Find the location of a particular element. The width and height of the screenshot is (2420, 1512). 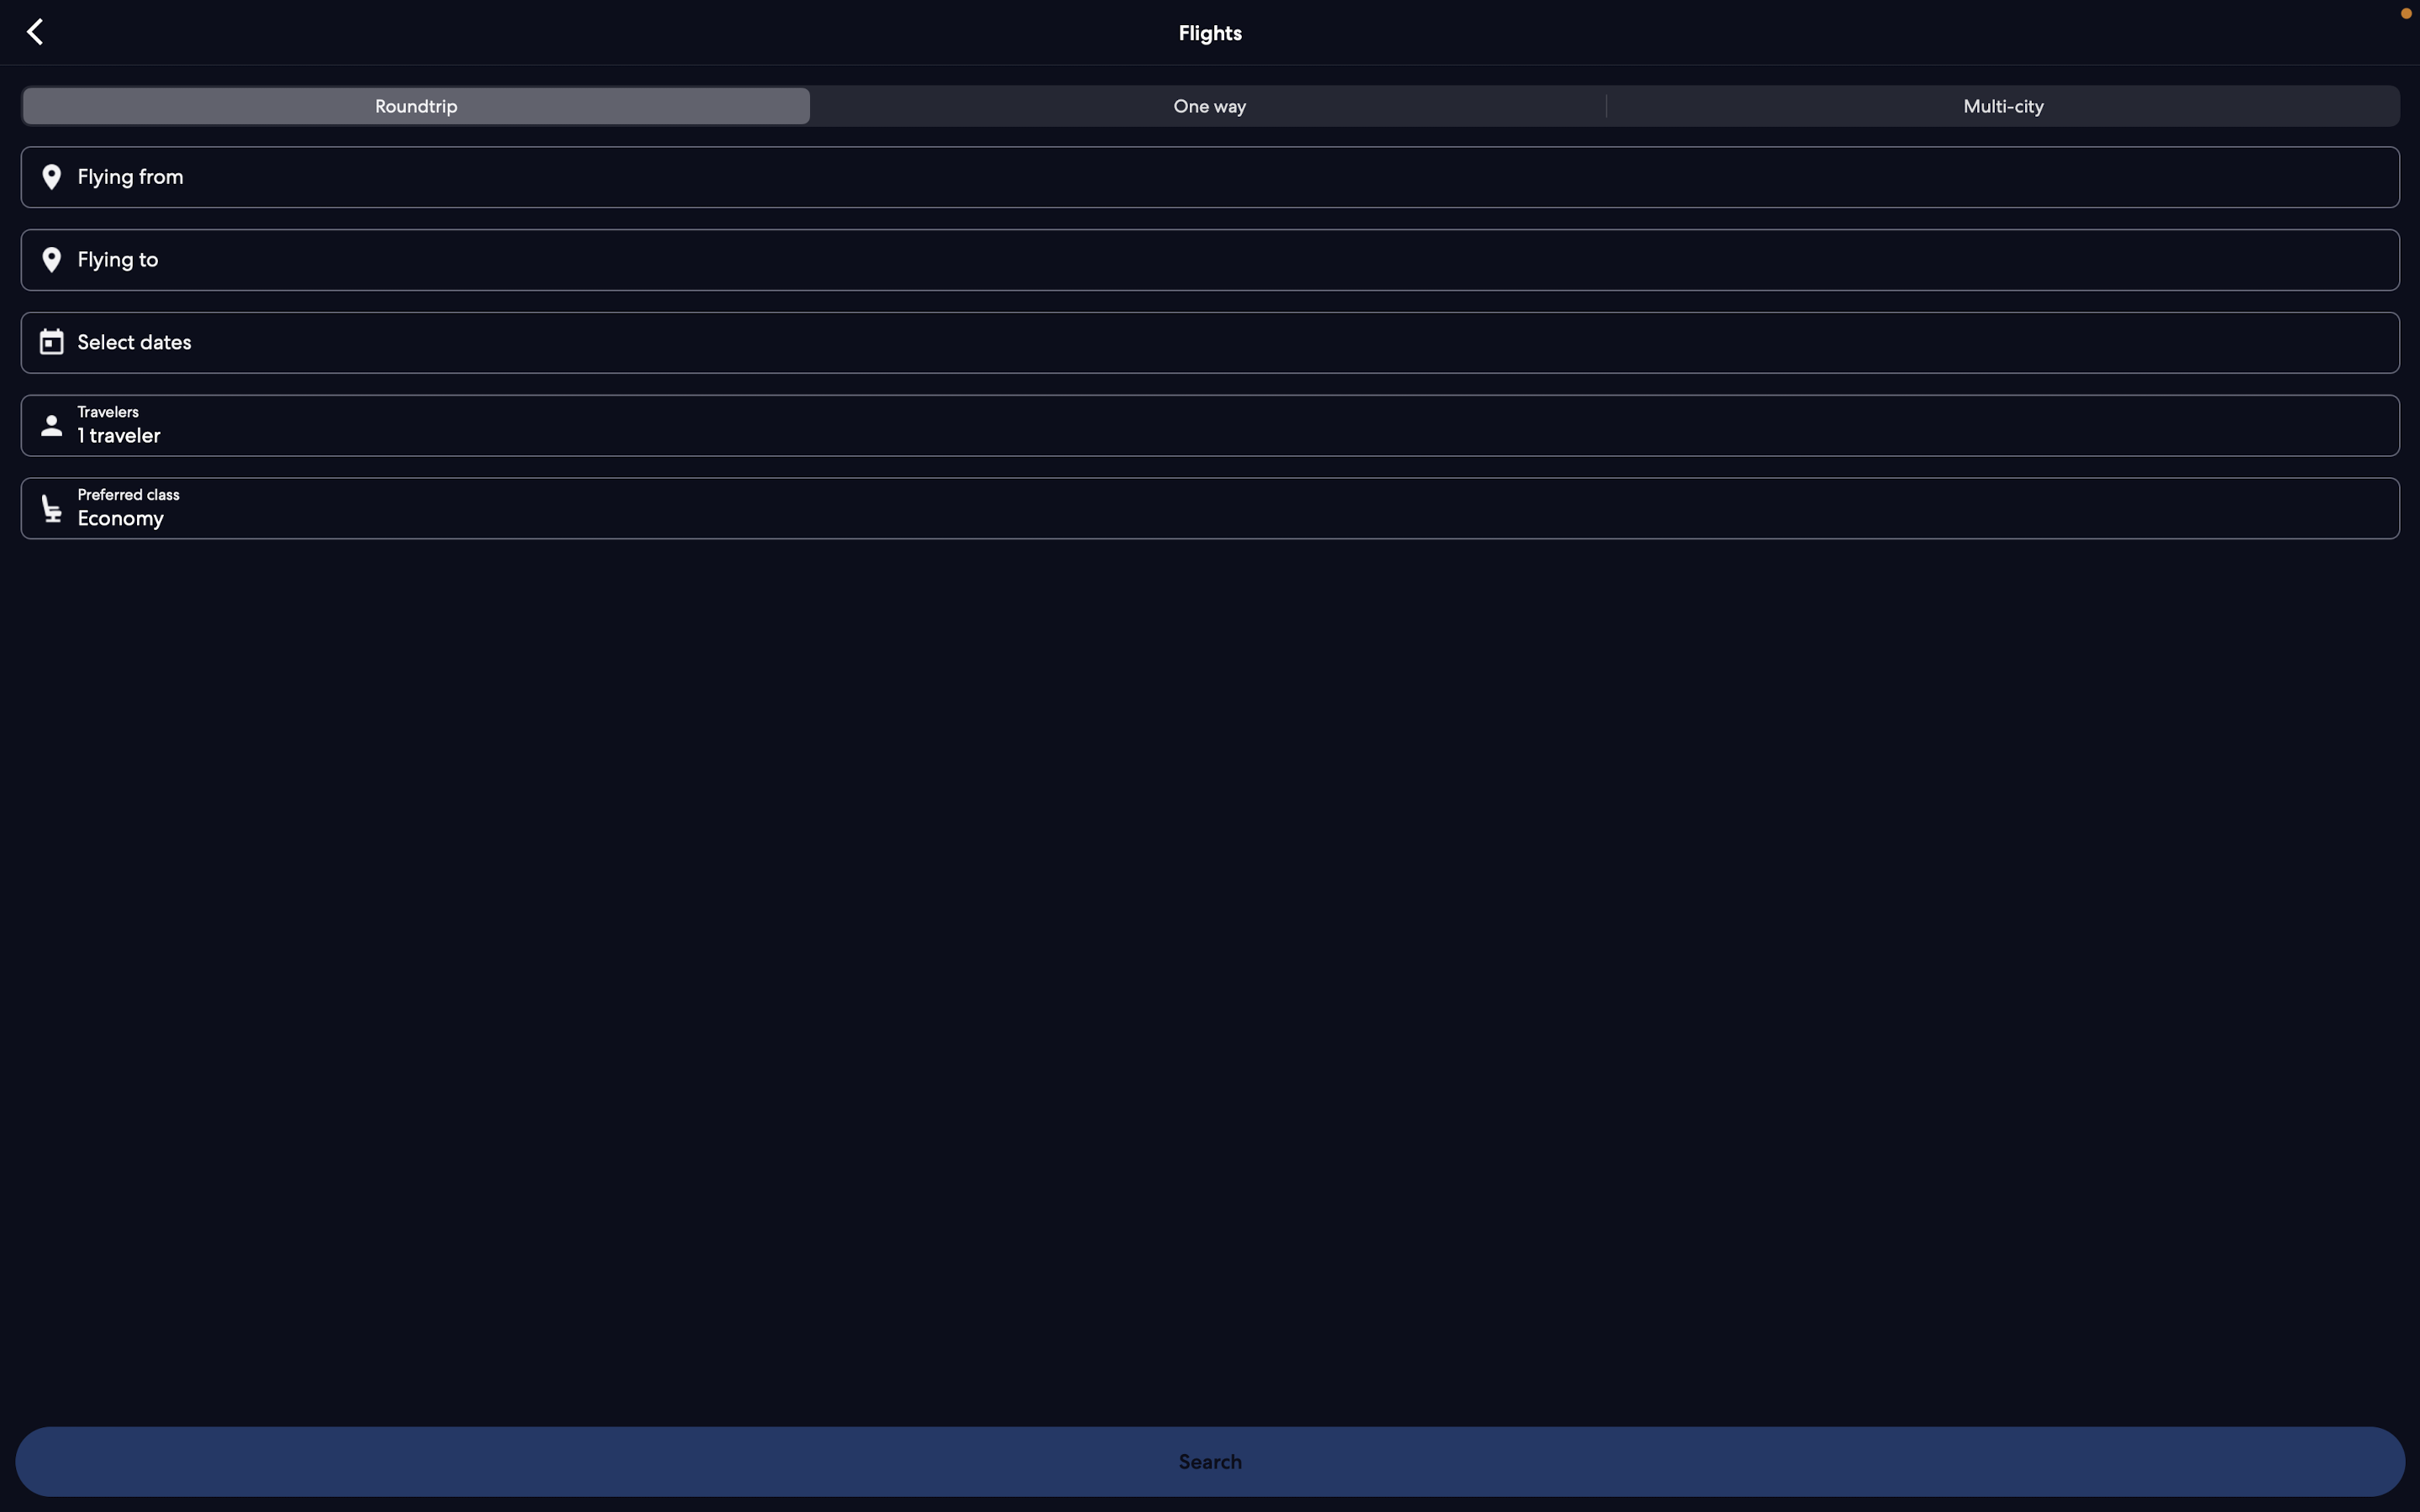

multi-city flights tab is located at coordinates (1997, 109).